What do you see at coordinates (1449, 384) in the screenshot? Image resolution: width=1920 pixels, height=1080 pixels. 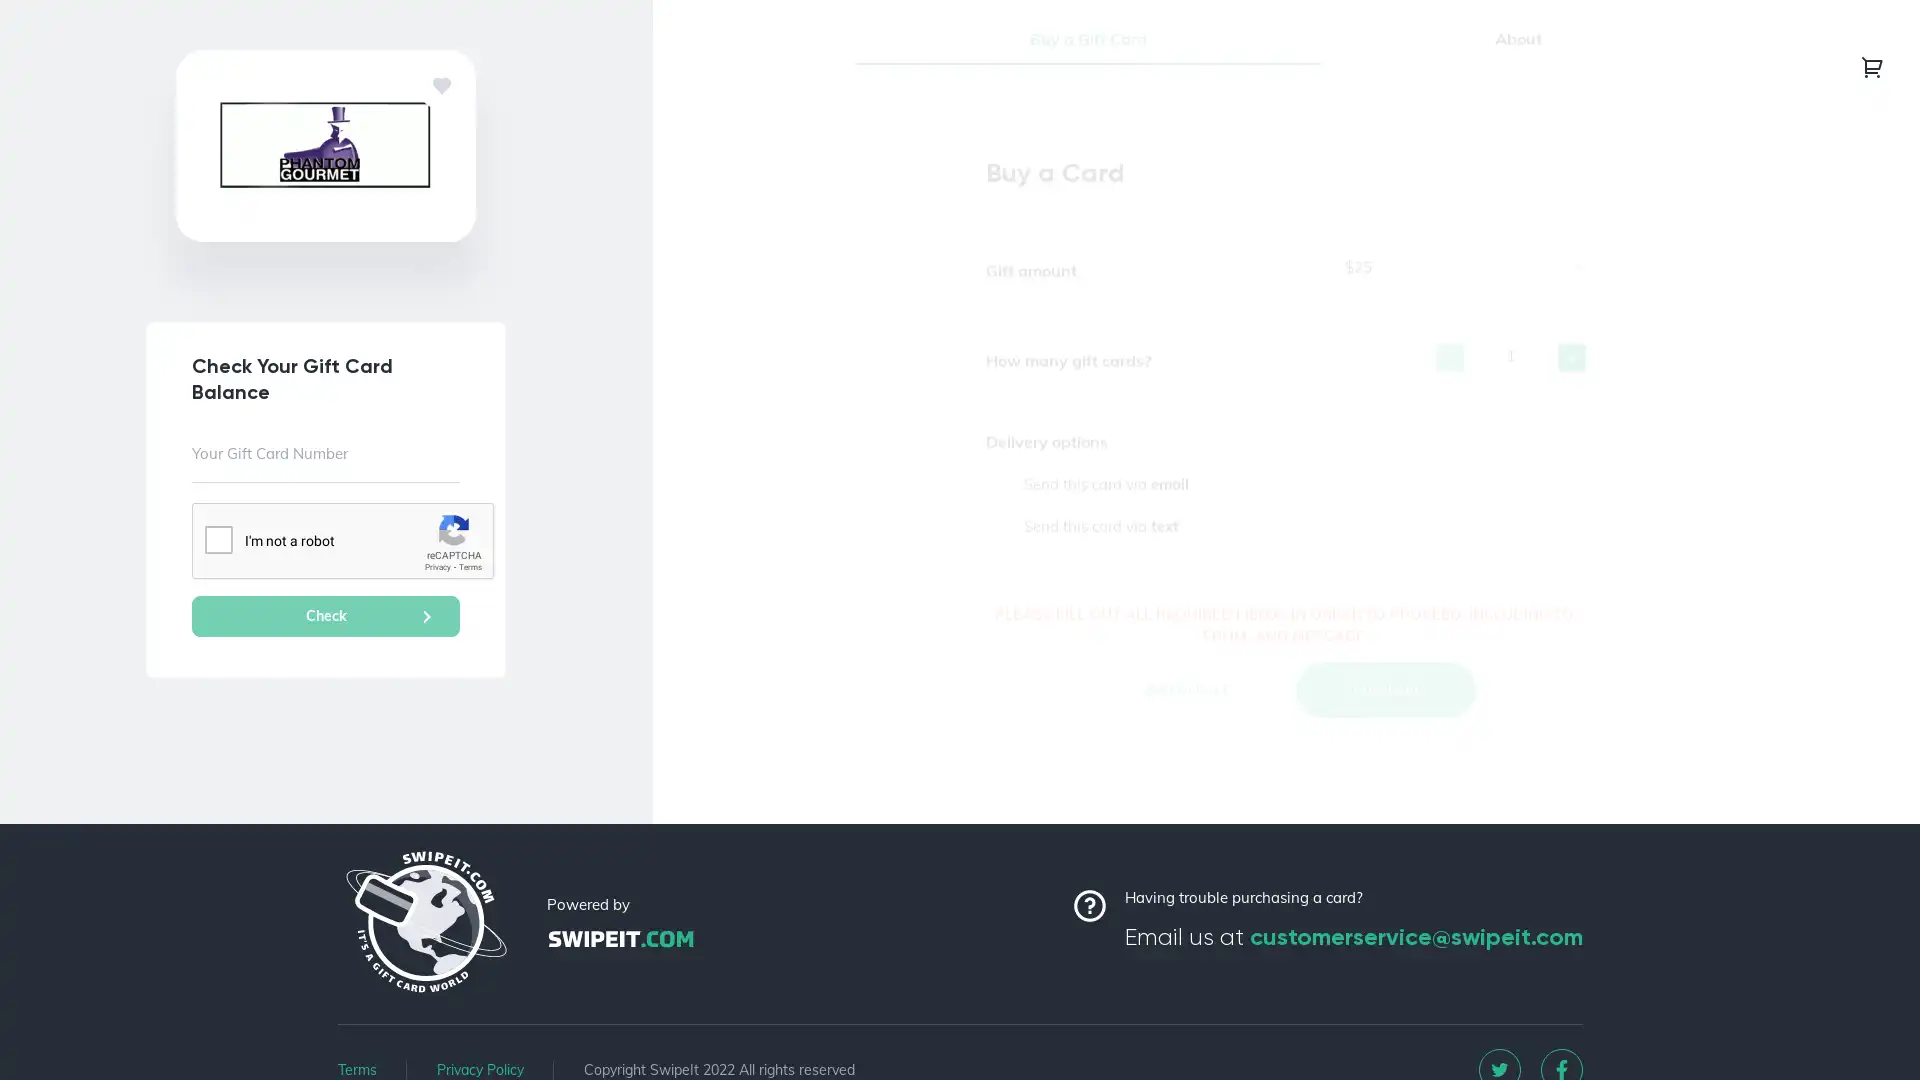 I see `-` at bounding box center [1449, 384].